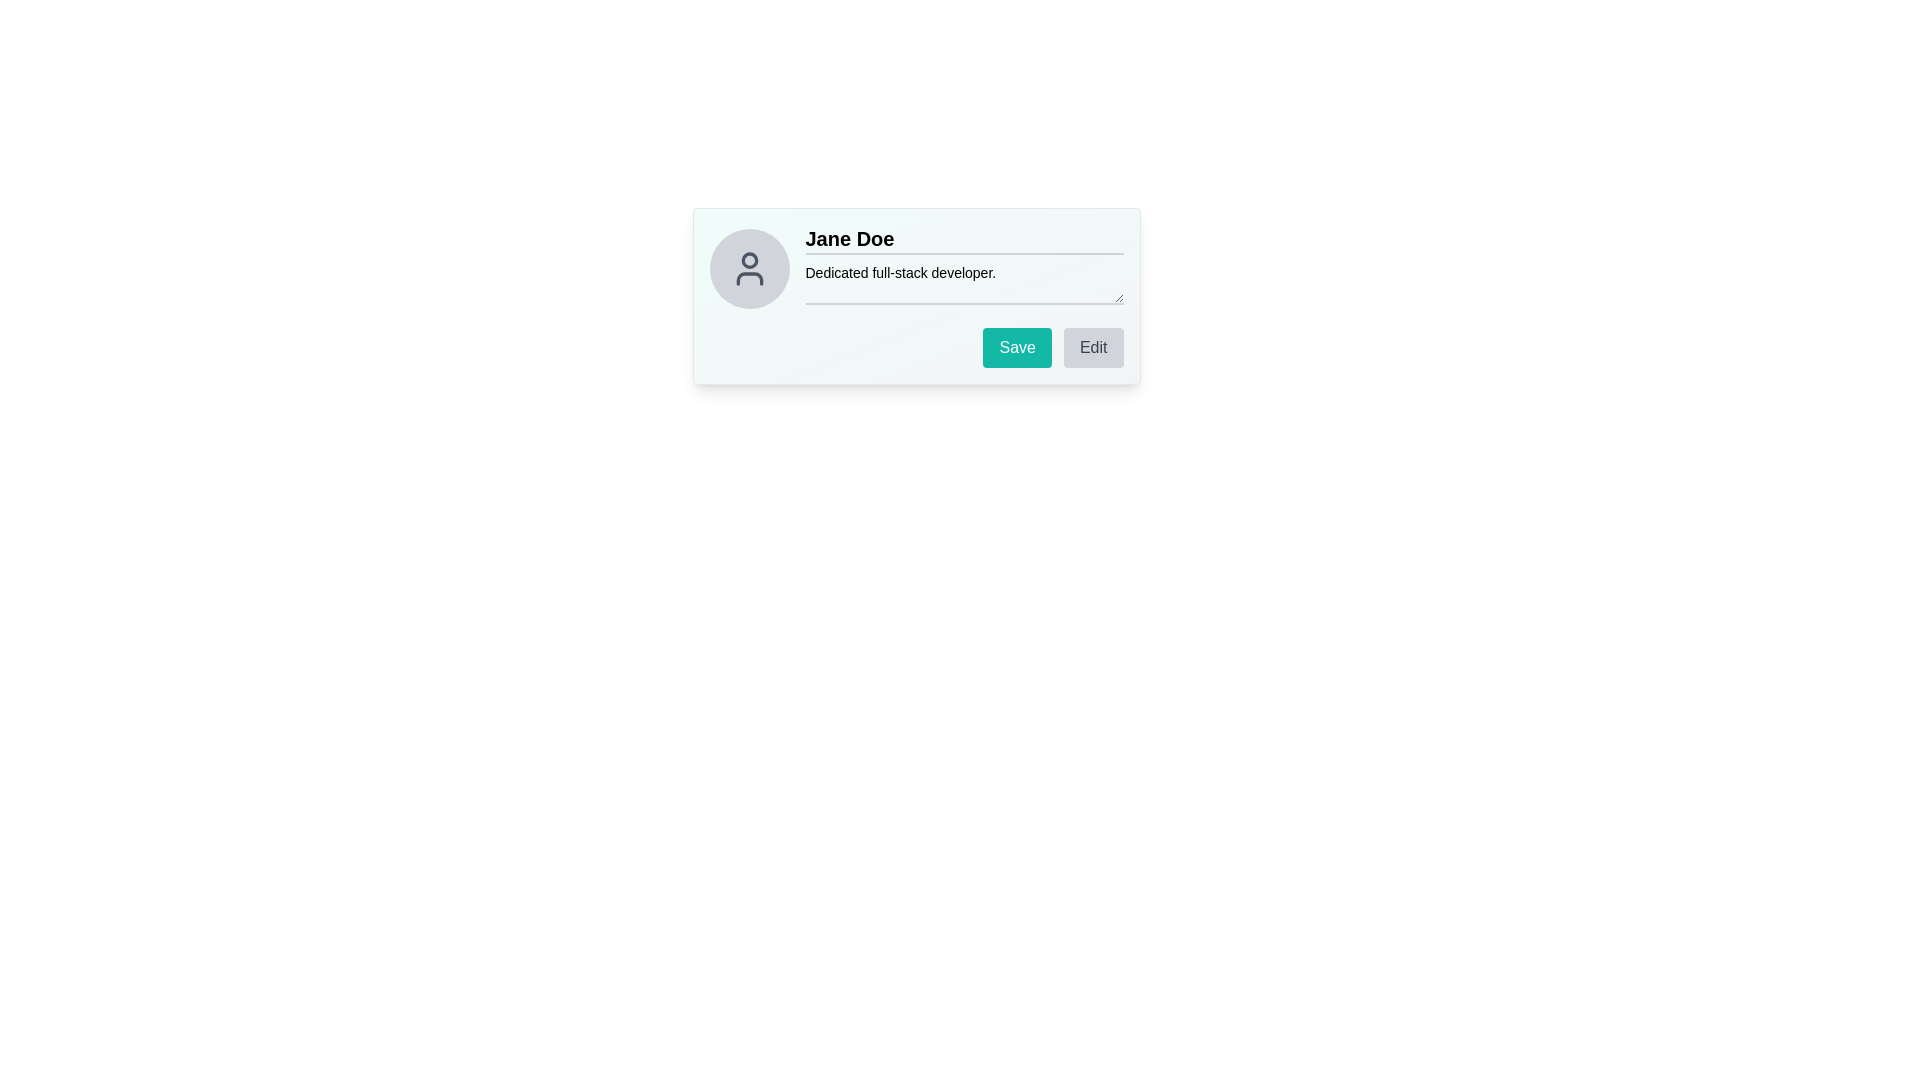  What do you see at coordinates (964, 284) in the screenshot?
I see `the text input field displaying the placeholder text 'Dedicated full-stack developer.' located below 'Jane Doe'` at bounding box center [964, 284].